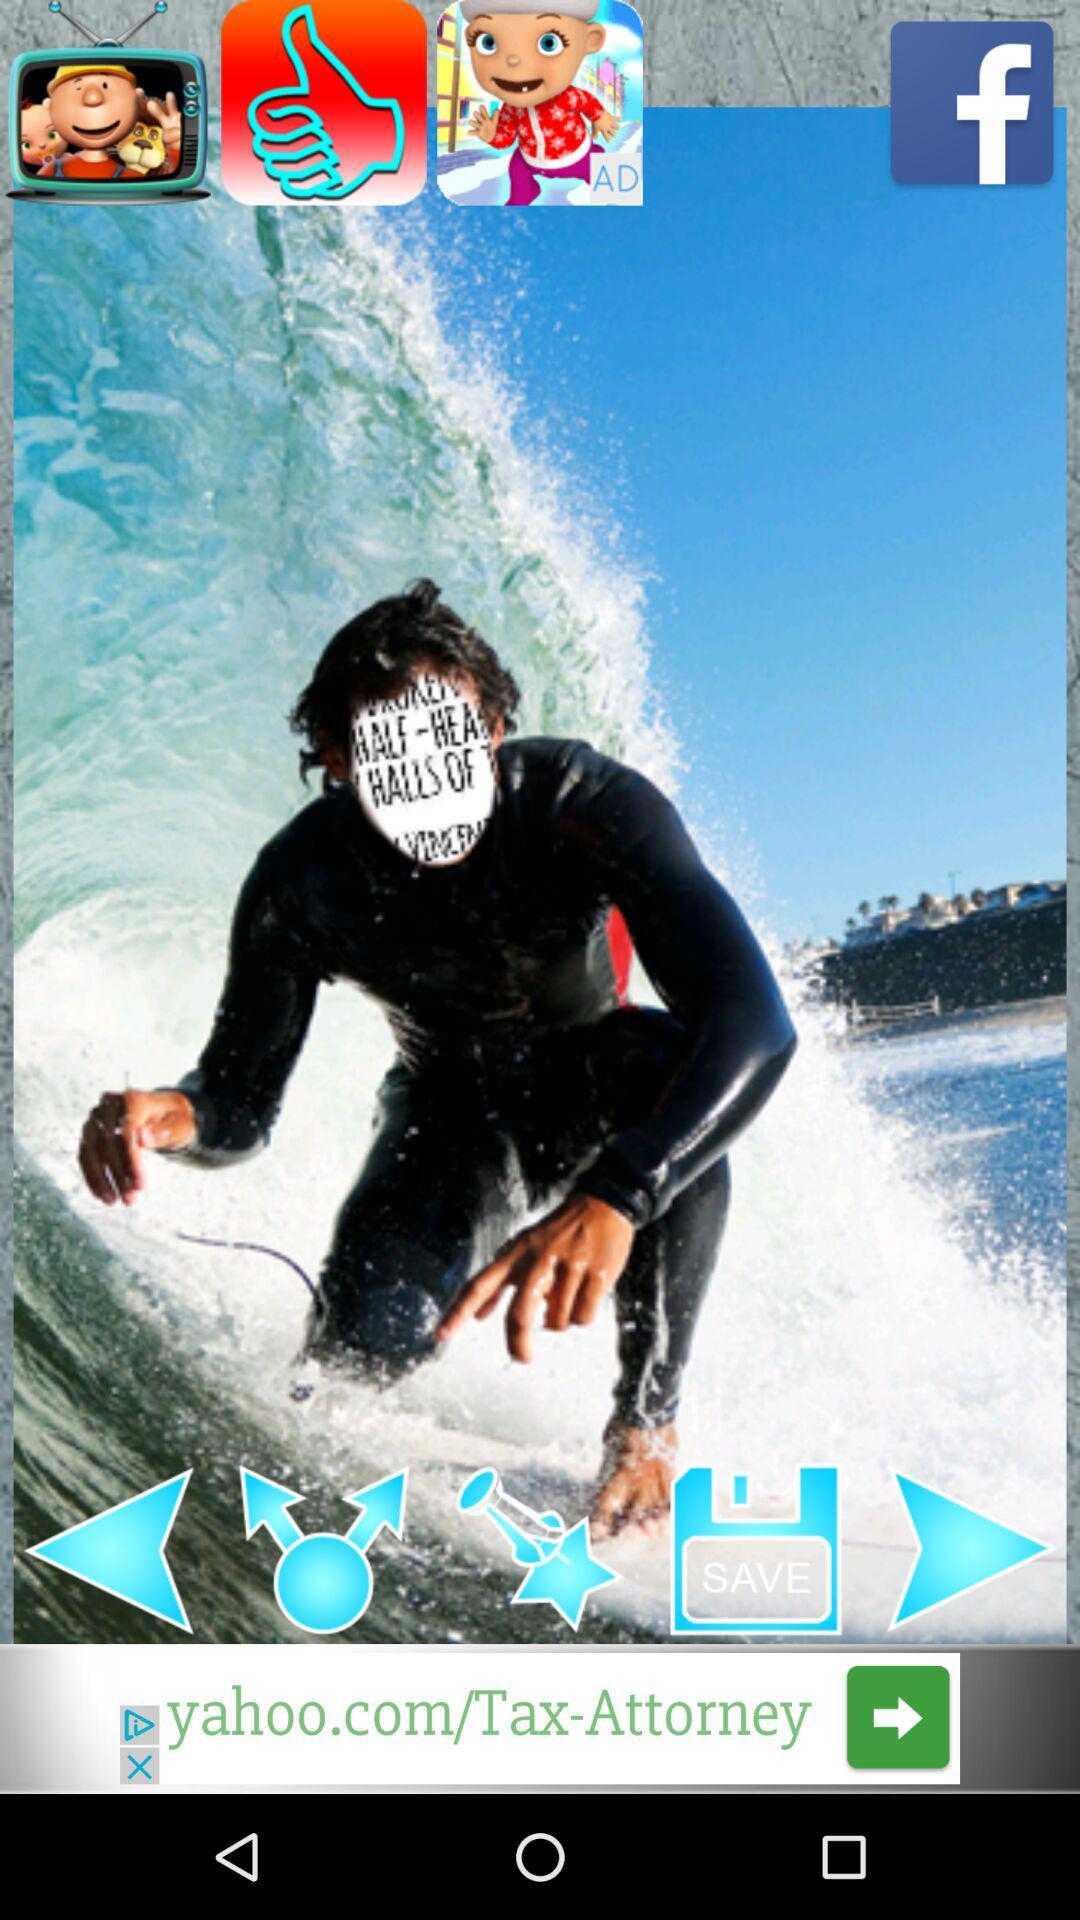  Describe the element at coordinates (323, 1658) in the screenshot. I see `the share icon` at that location.